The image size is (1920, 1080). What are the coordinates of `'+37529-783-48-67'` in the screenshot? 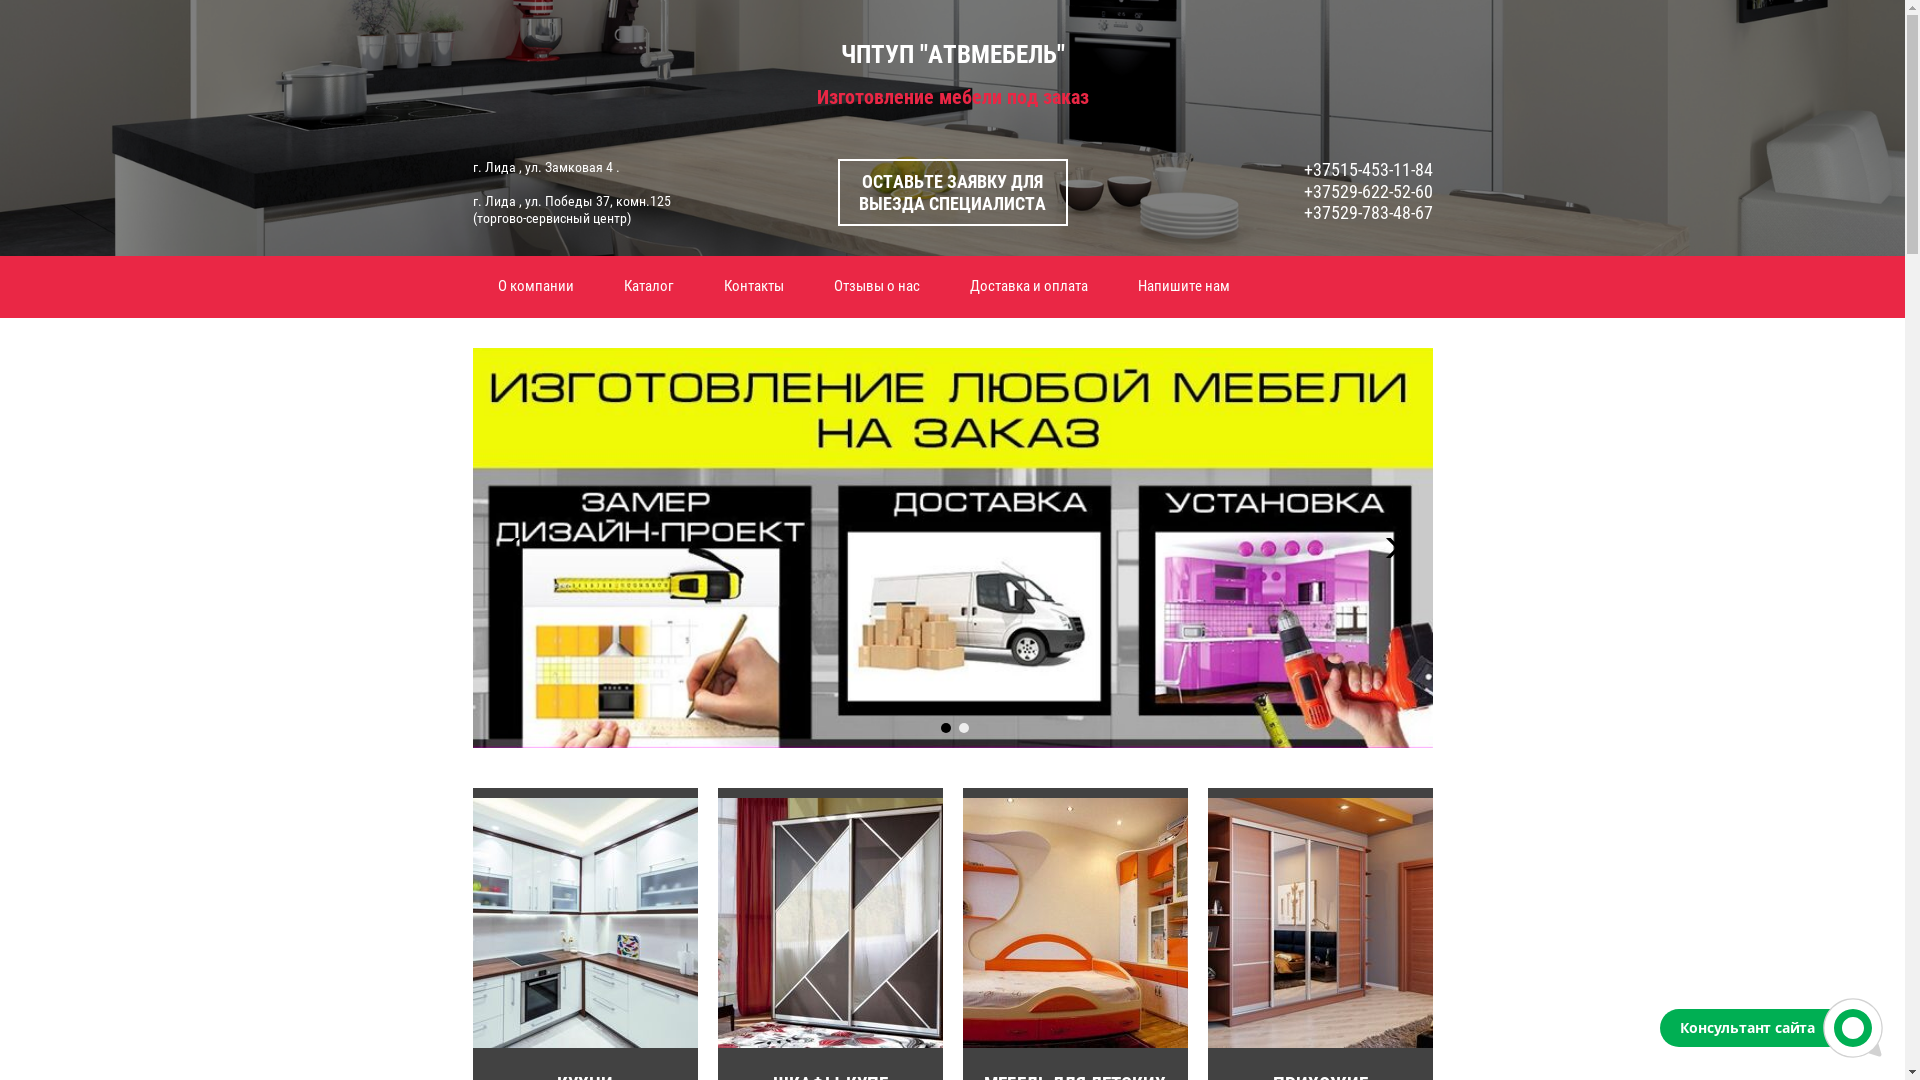 It's located at (1367, 212).